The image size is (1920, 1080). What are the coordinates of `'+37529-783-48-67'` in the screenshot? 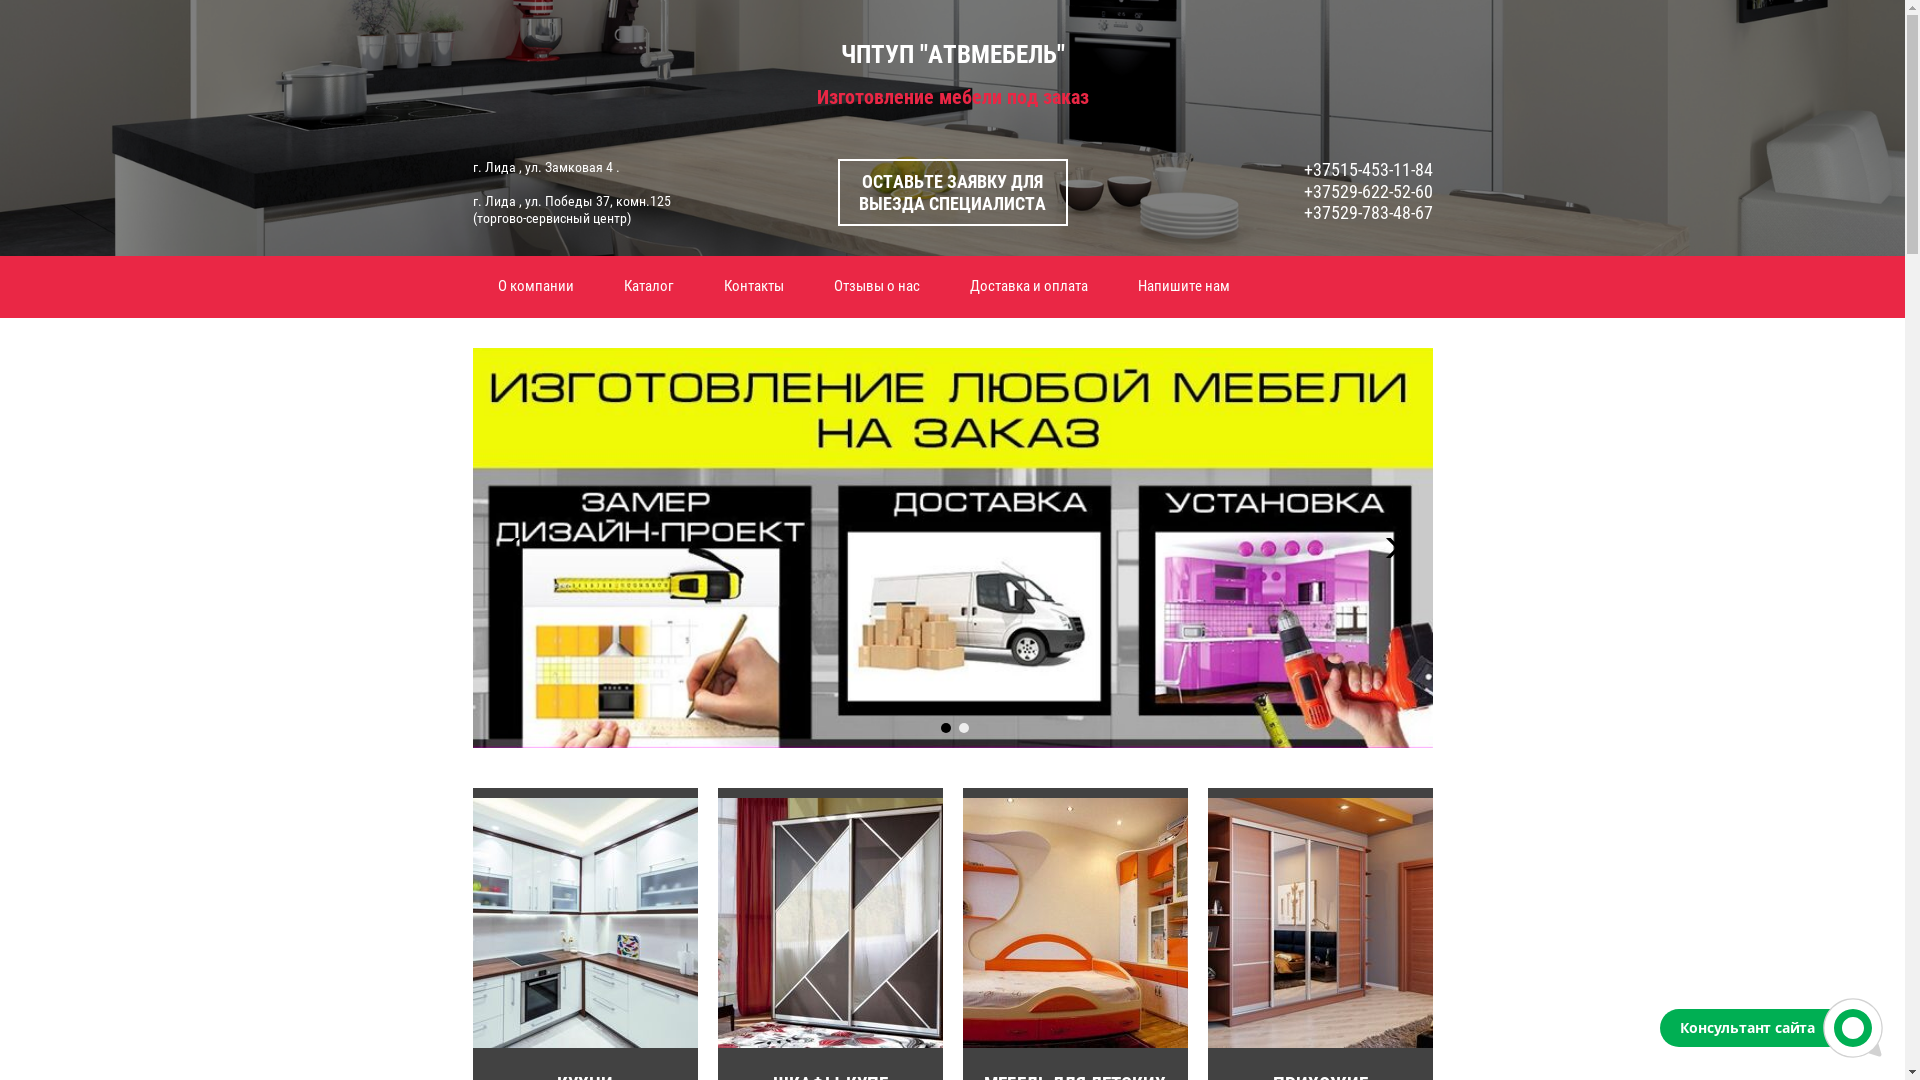 It's located at (1367, 212).